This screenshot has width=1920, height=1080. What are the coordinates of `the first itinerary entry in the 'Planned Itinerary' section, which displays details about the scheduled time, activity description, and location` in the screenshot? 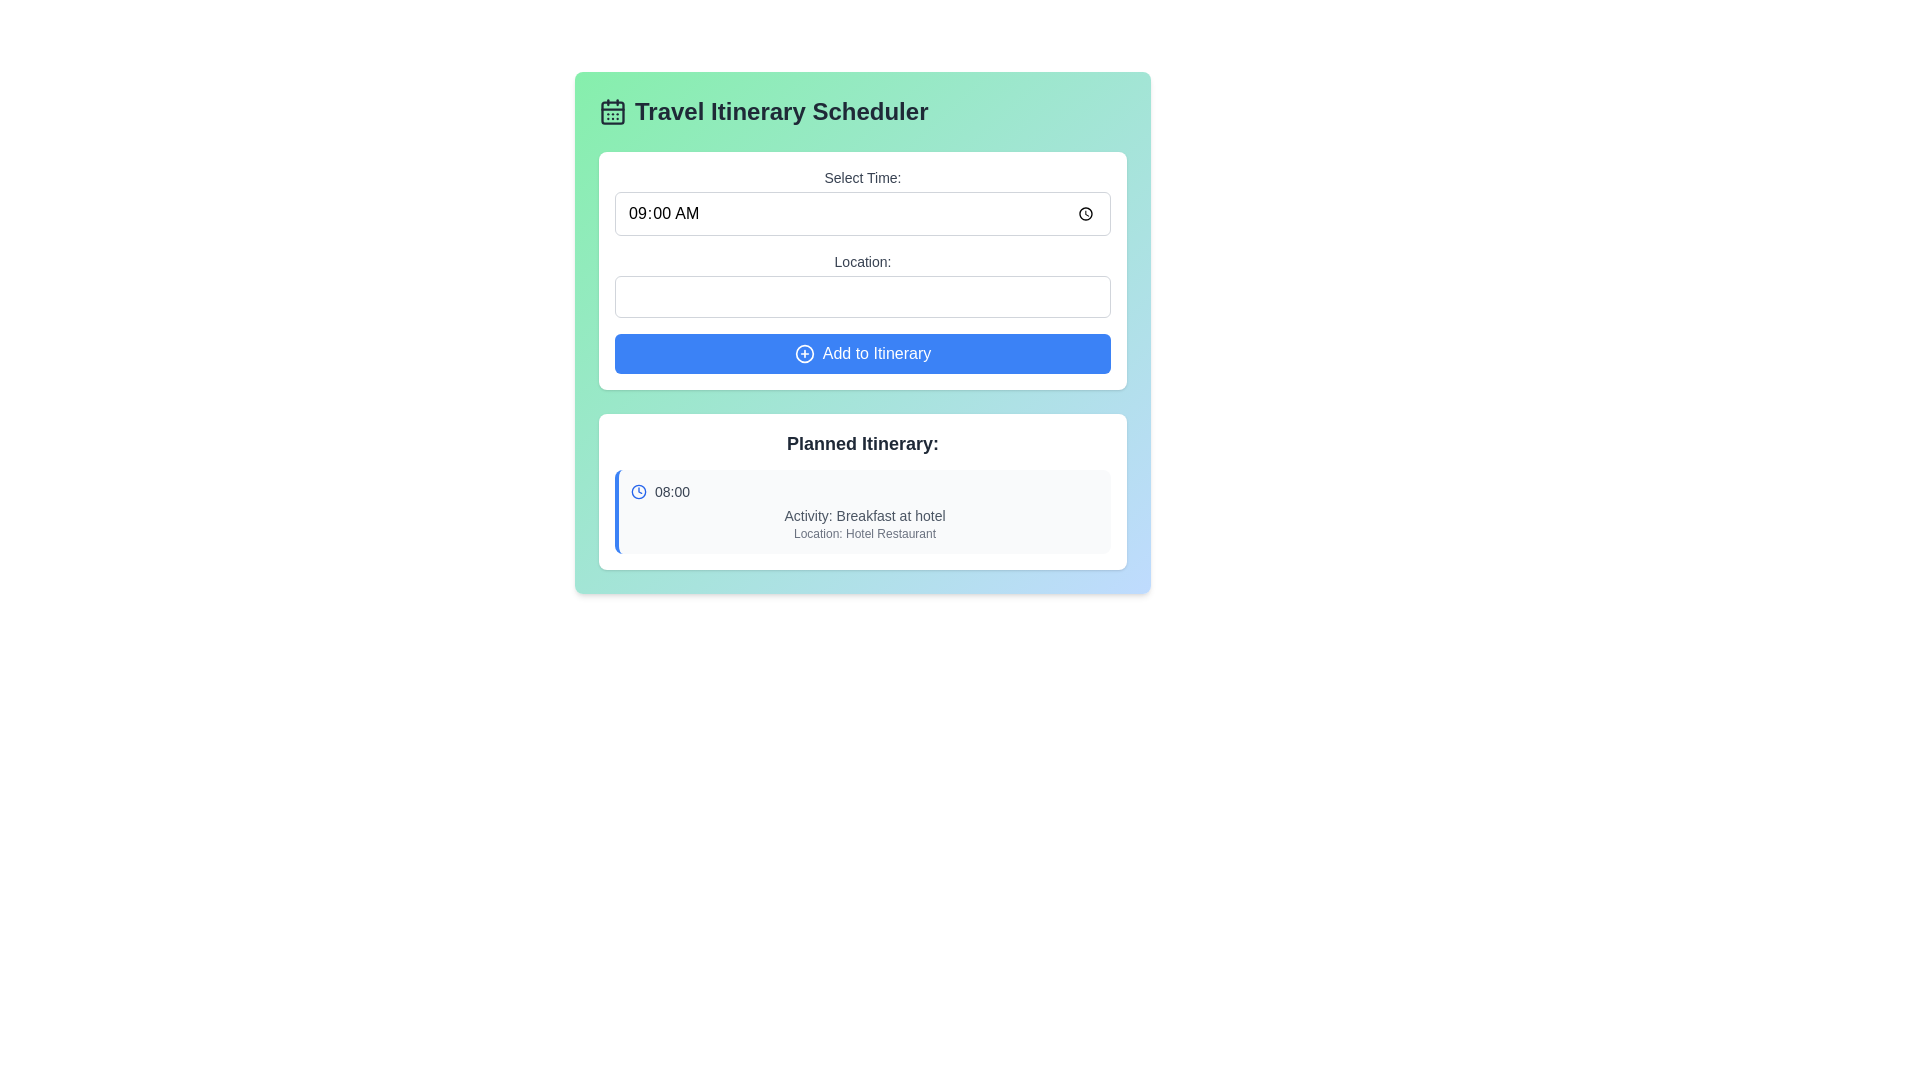 It's located at (863, 511).